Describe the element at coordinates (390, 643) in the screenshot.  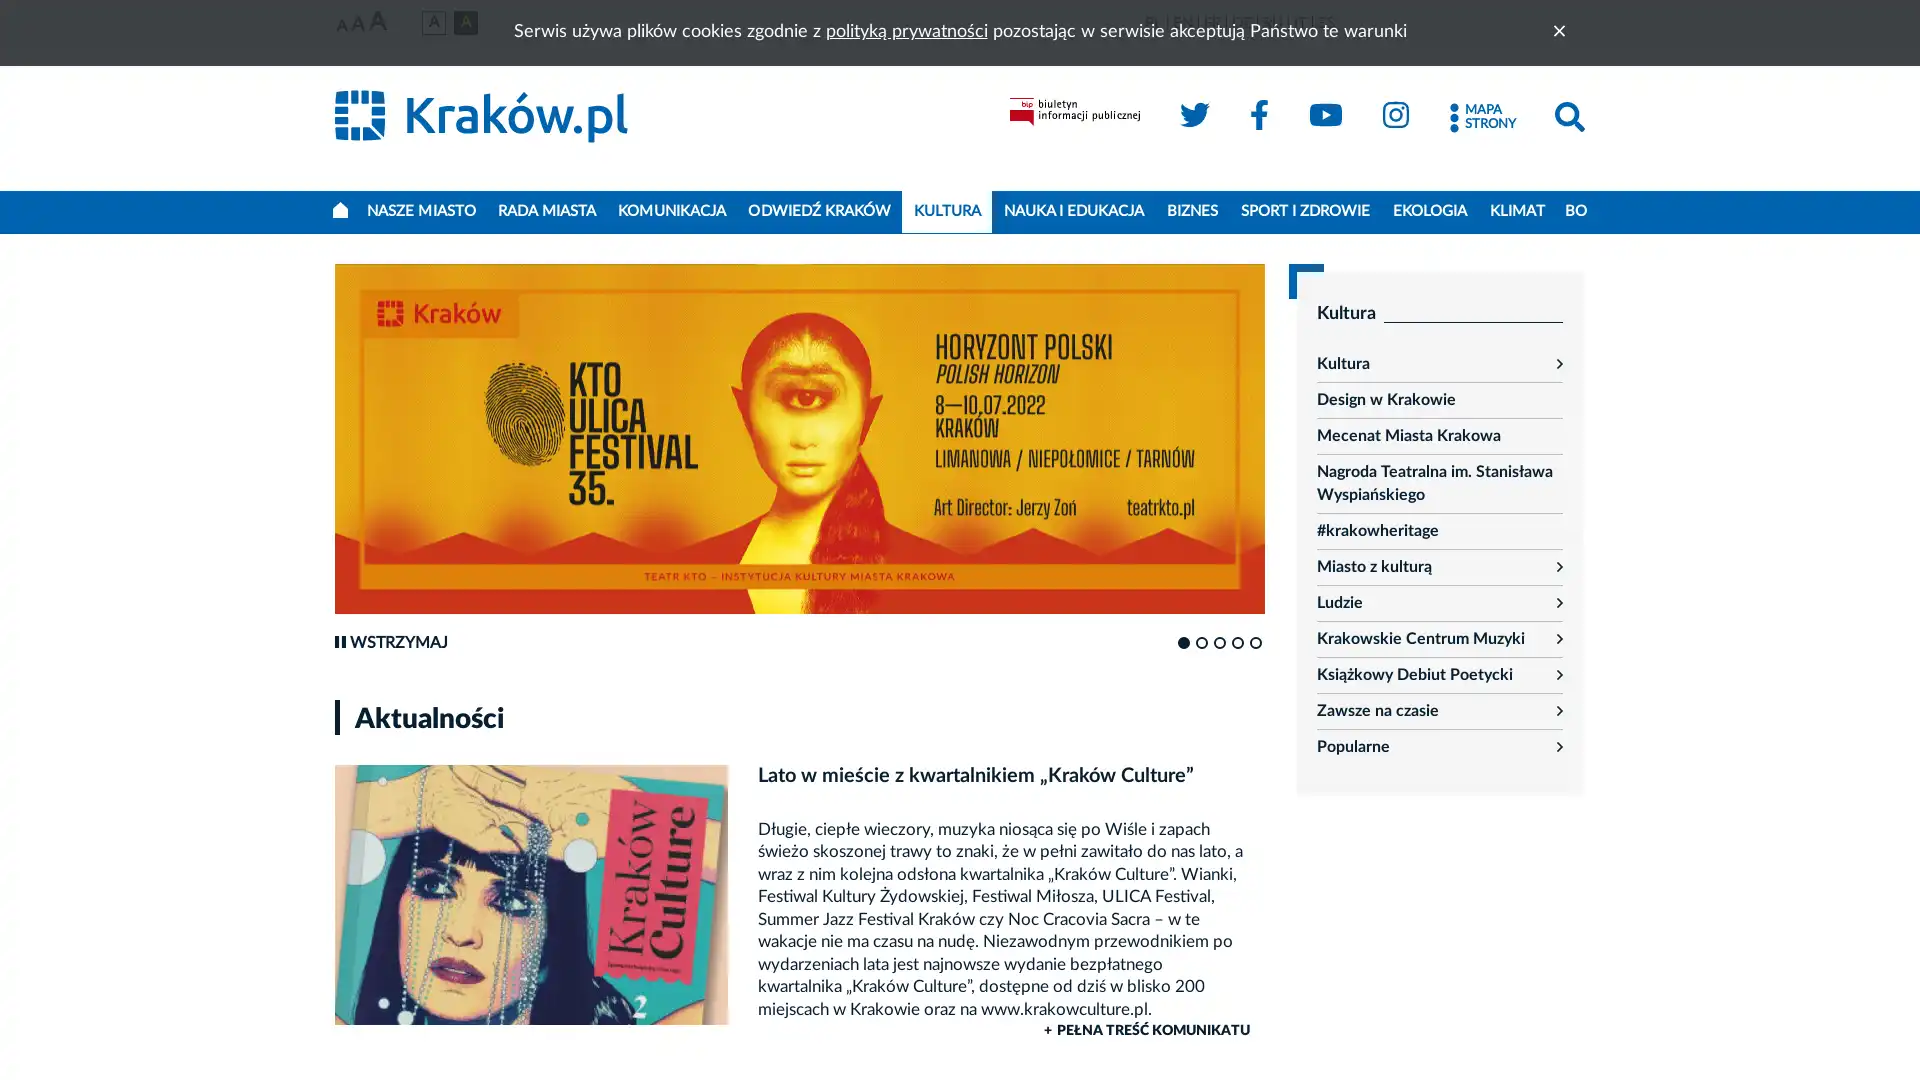
I see `Wstrzymaj` at that location.